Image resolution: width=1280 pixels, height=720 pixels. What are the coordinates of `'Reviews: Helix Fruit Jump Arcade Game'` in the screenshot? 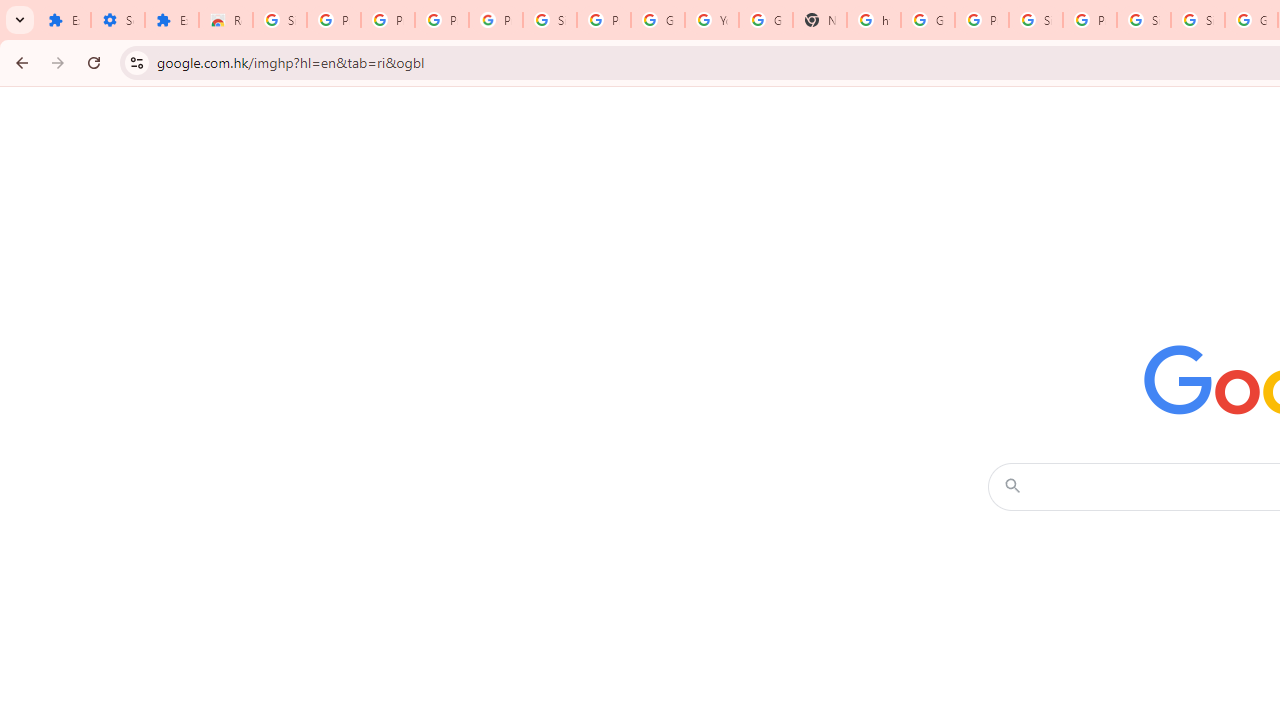 It's located at (225, 20).